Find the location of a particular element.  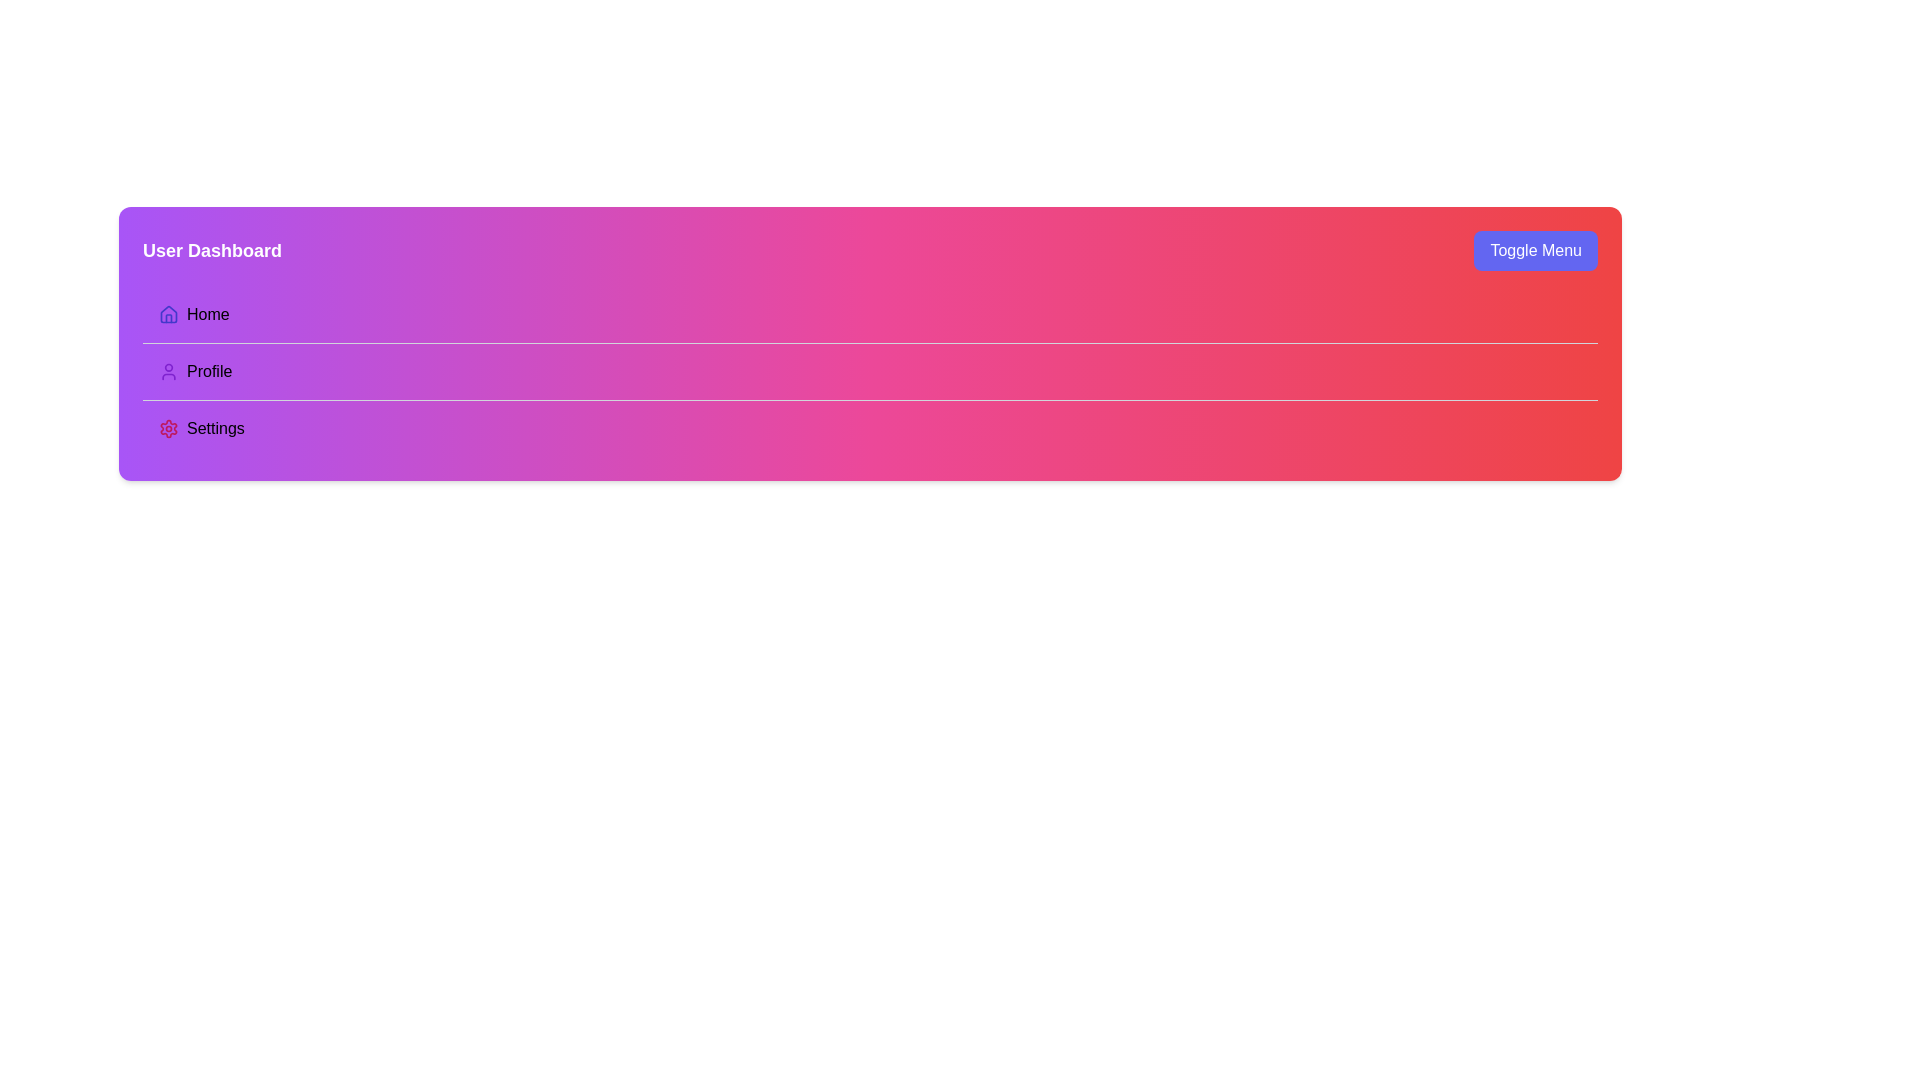

text label that displays 'User Dashboard', which is styled in bold and located in the top-left corner of the header area is located at coordinates (212, 249).